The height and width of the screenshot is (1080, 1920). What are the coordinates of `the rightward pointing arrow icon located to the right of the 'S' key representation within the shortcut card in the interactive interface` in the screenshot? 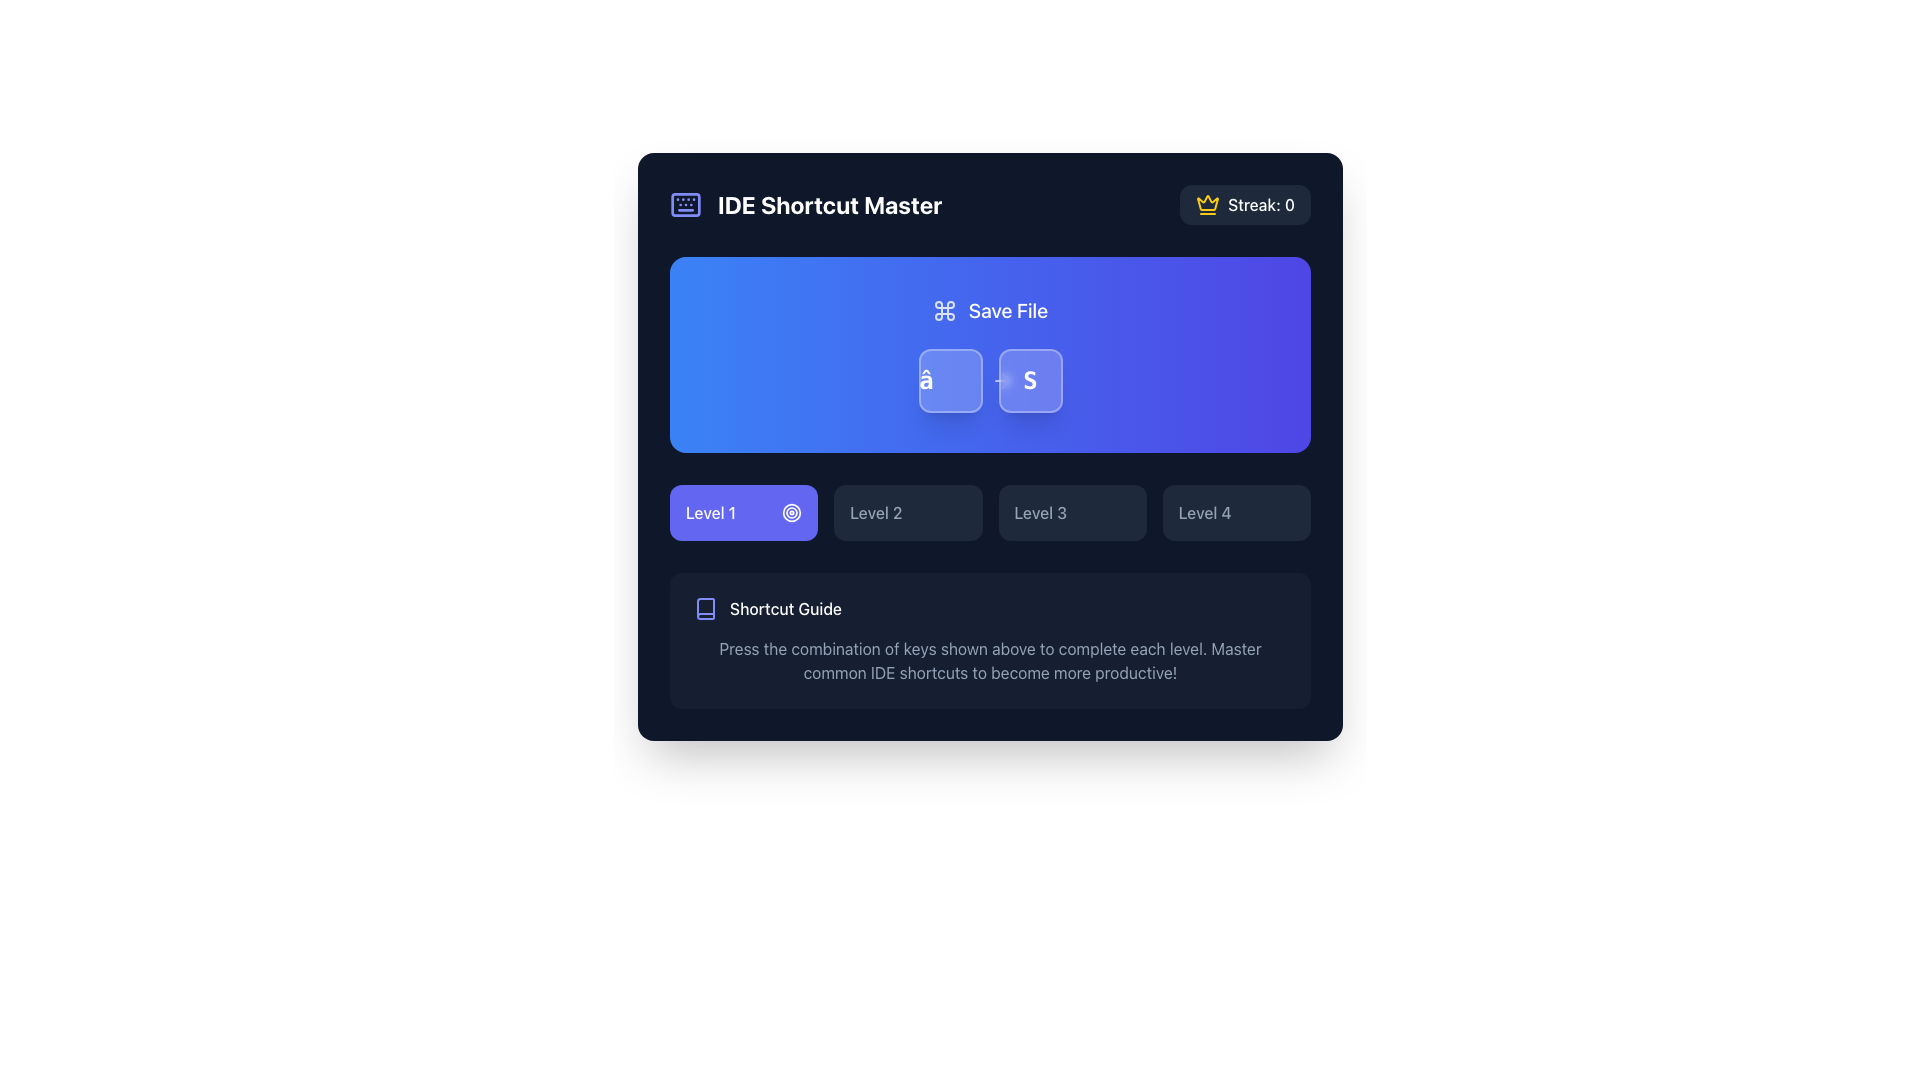 It's located at (1002, 381).